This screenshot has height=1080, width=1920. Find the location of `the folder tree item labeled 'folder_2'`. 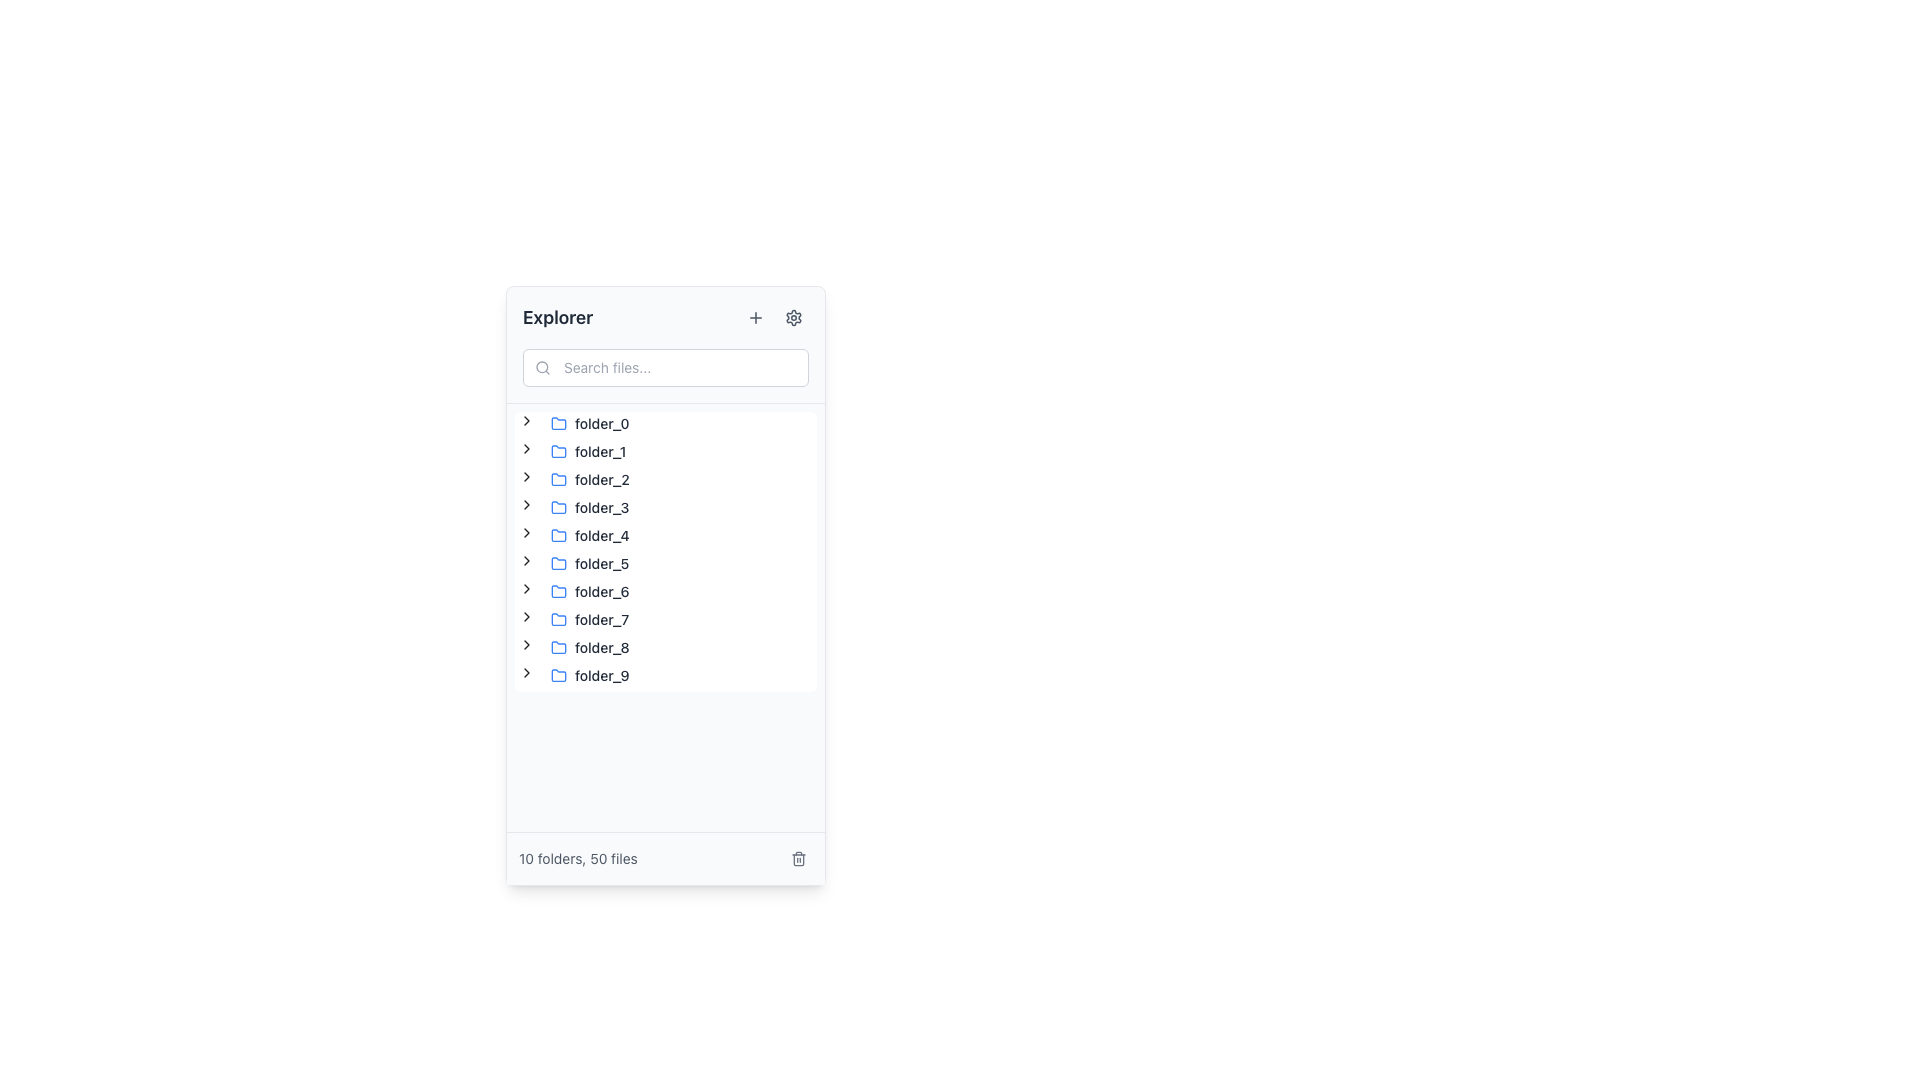

the folder tree item labeled 'folder_2' is located at coordinates (575, 479).